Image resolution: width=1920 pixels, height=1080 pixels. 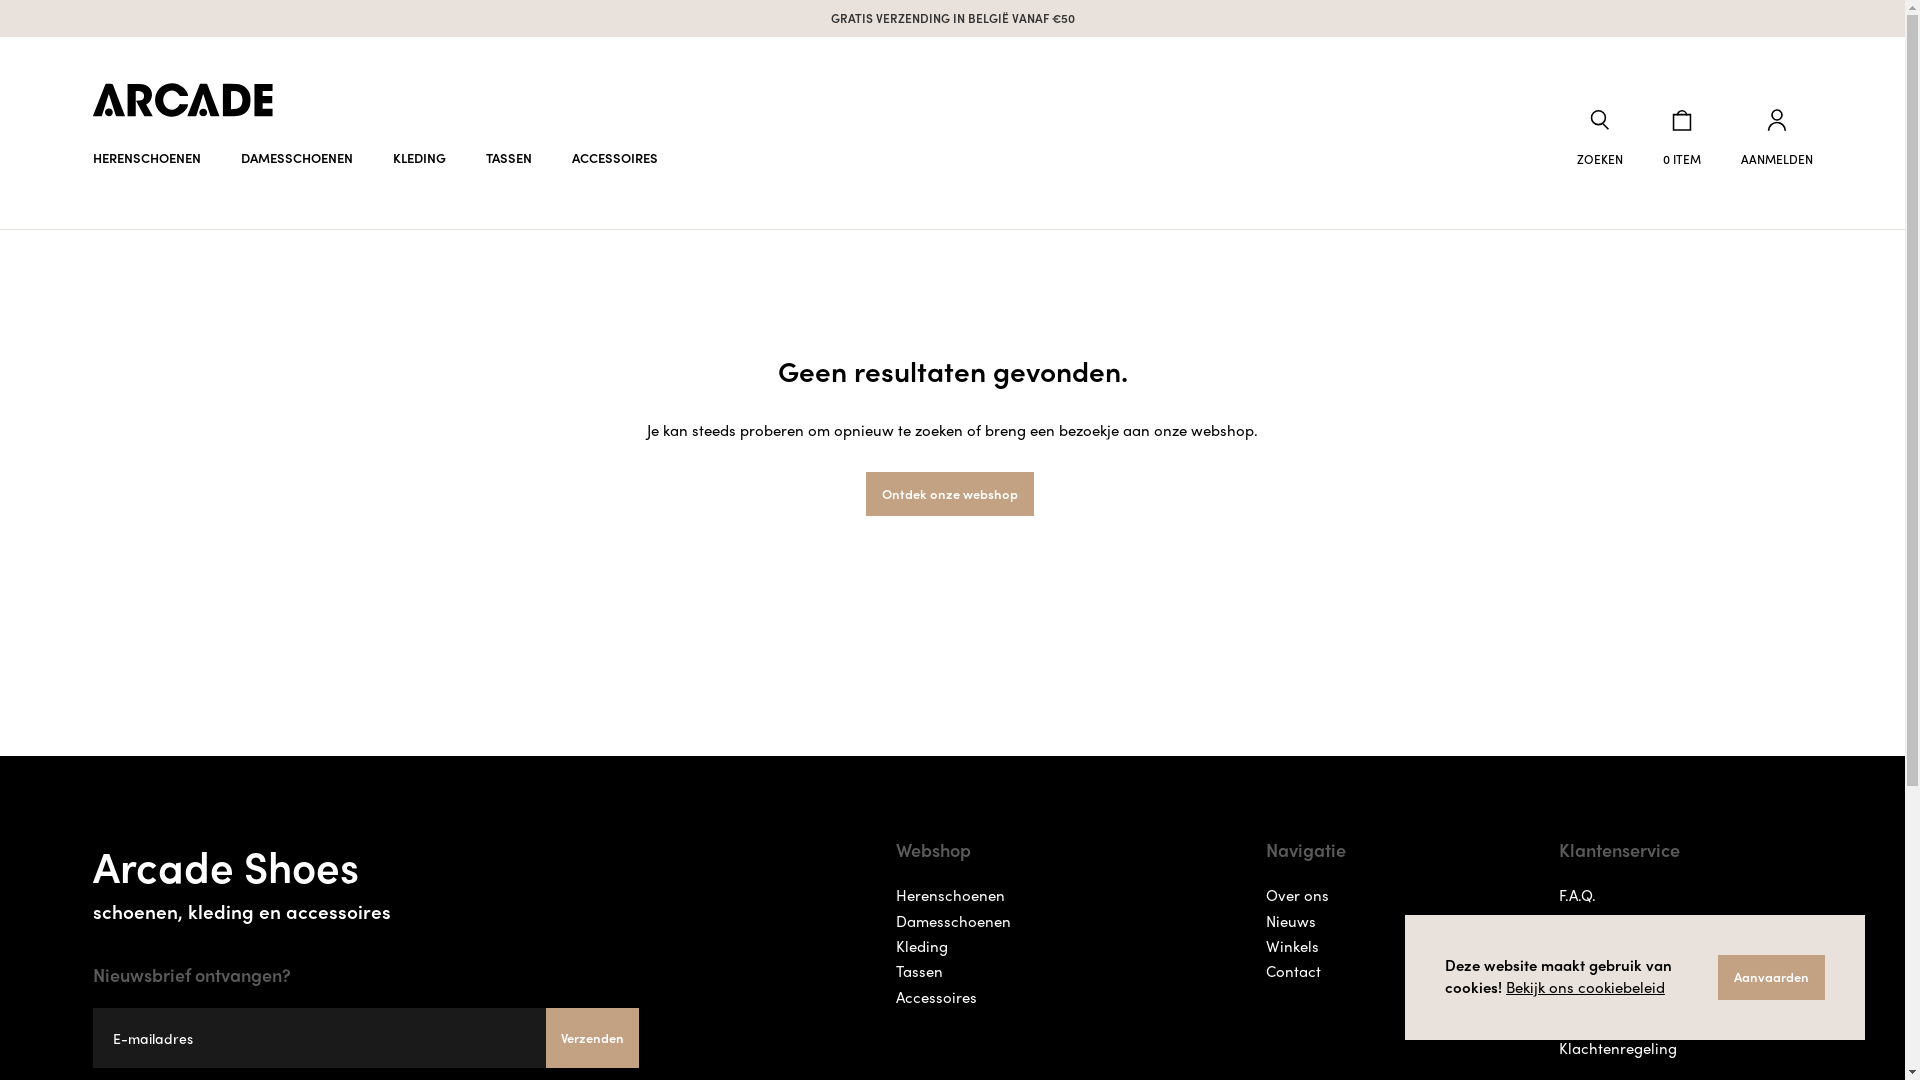 What do you see at coordinates (1291, 921) in the screenshot?
I see `'Nieuws'` at bounding box center [1291, 921].